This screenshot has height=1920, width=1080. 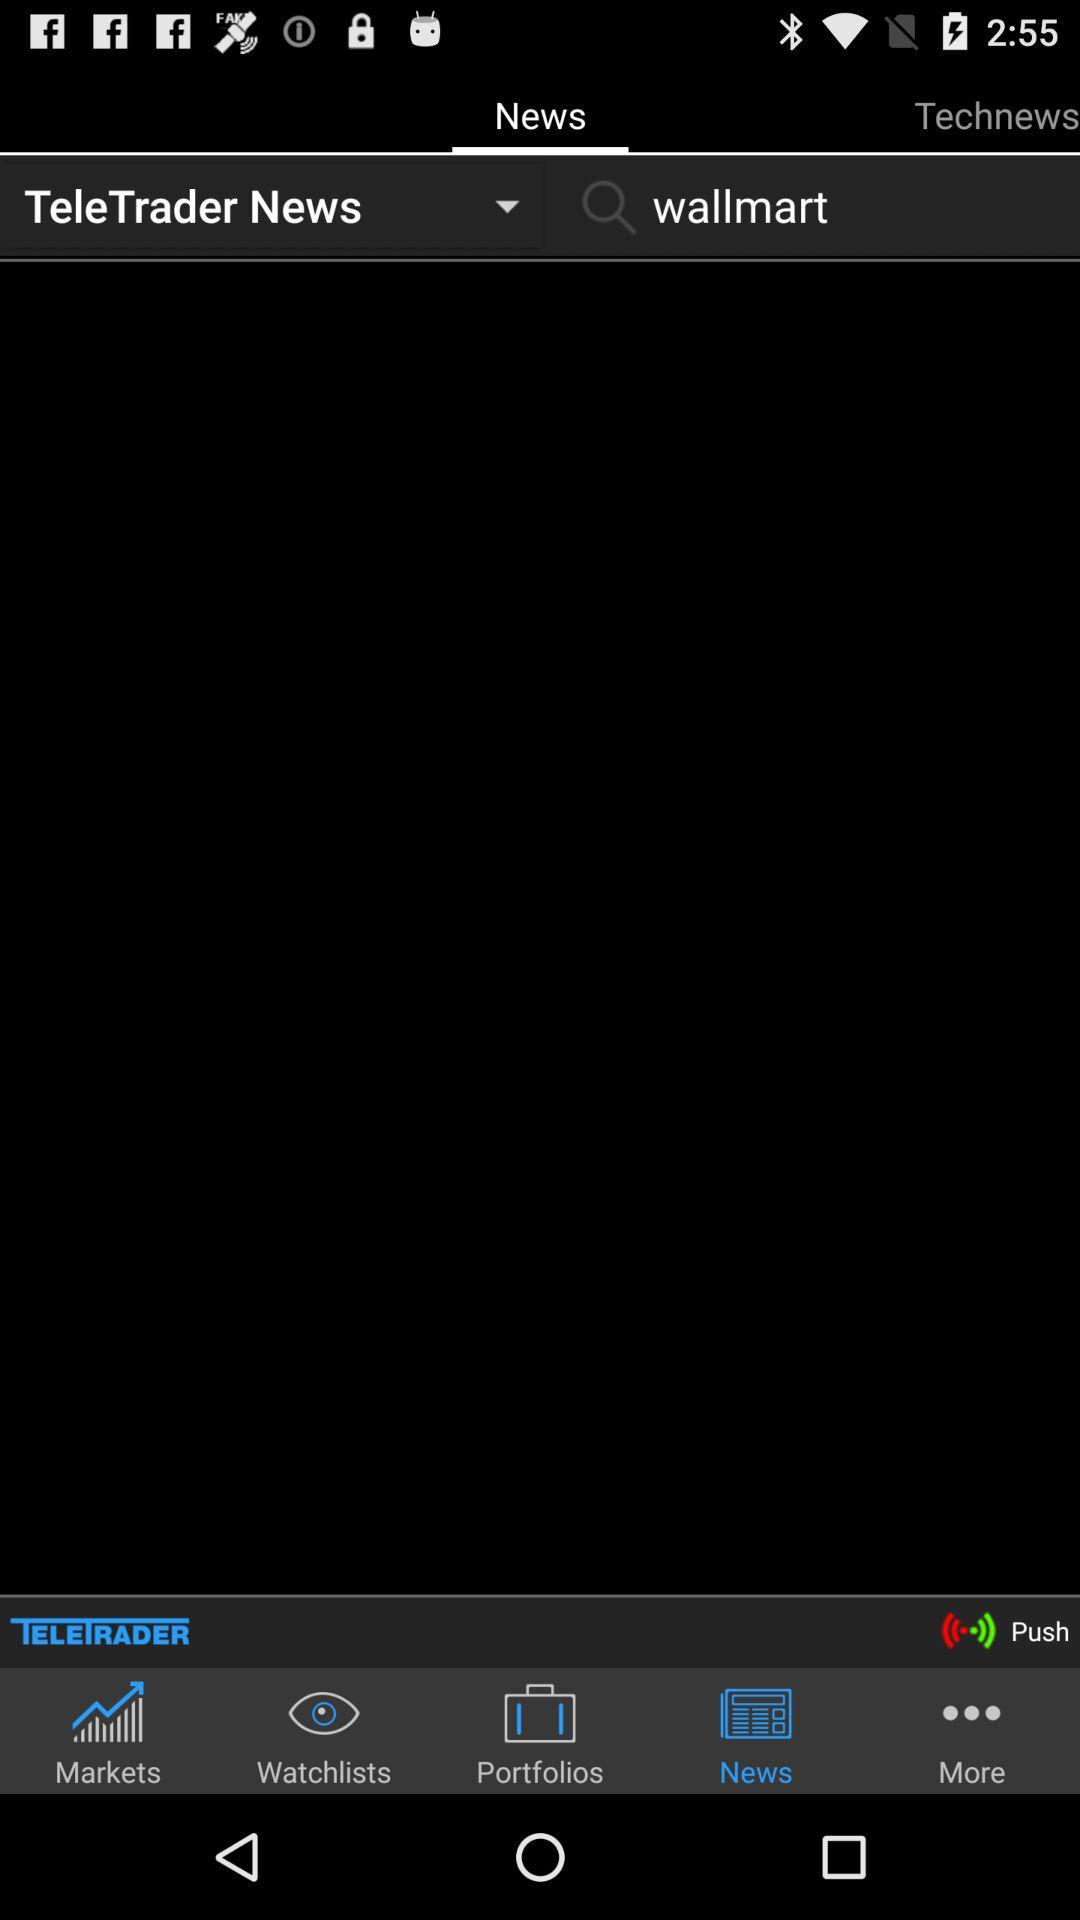 What do you see at coordinates (99, 1744) in the screenshot?
I see `the date_range icon` at bounding box center [99, 1744].